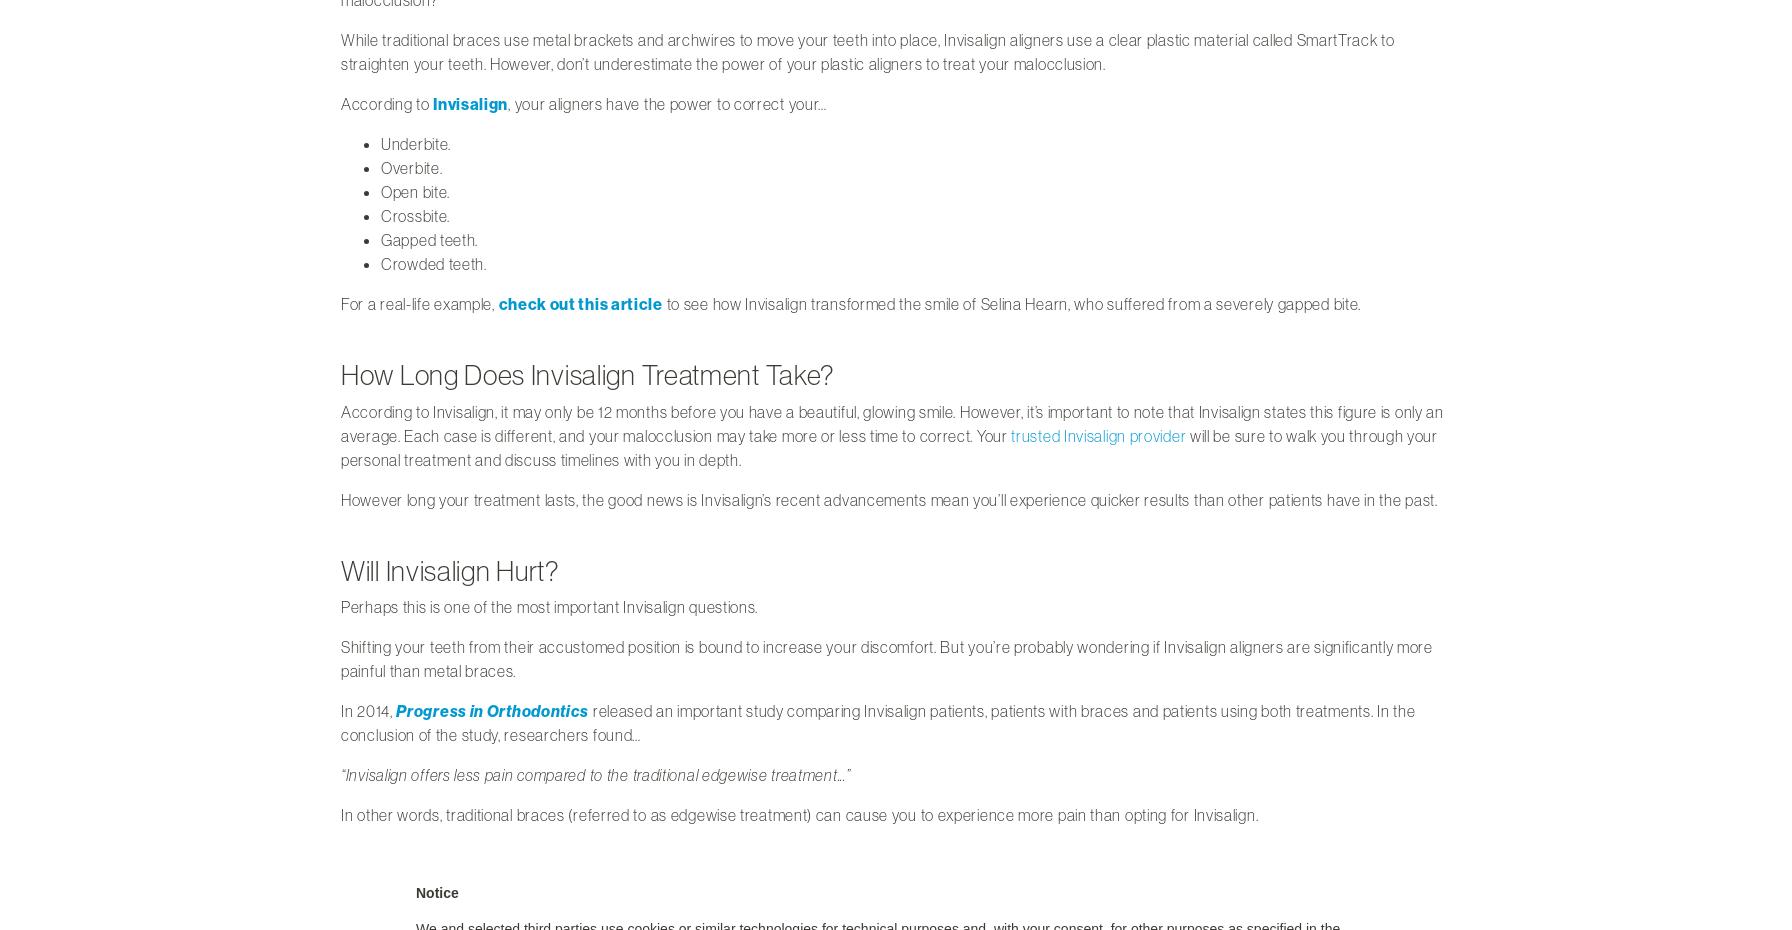  What do you see at coordinates (341, 813) in the screenshot?
I see `'In other words, traditional braces (referred to as edgewise treatment) can cause you to experience more pain than opting for Invisalign.'` at bounding box center [341, 813].